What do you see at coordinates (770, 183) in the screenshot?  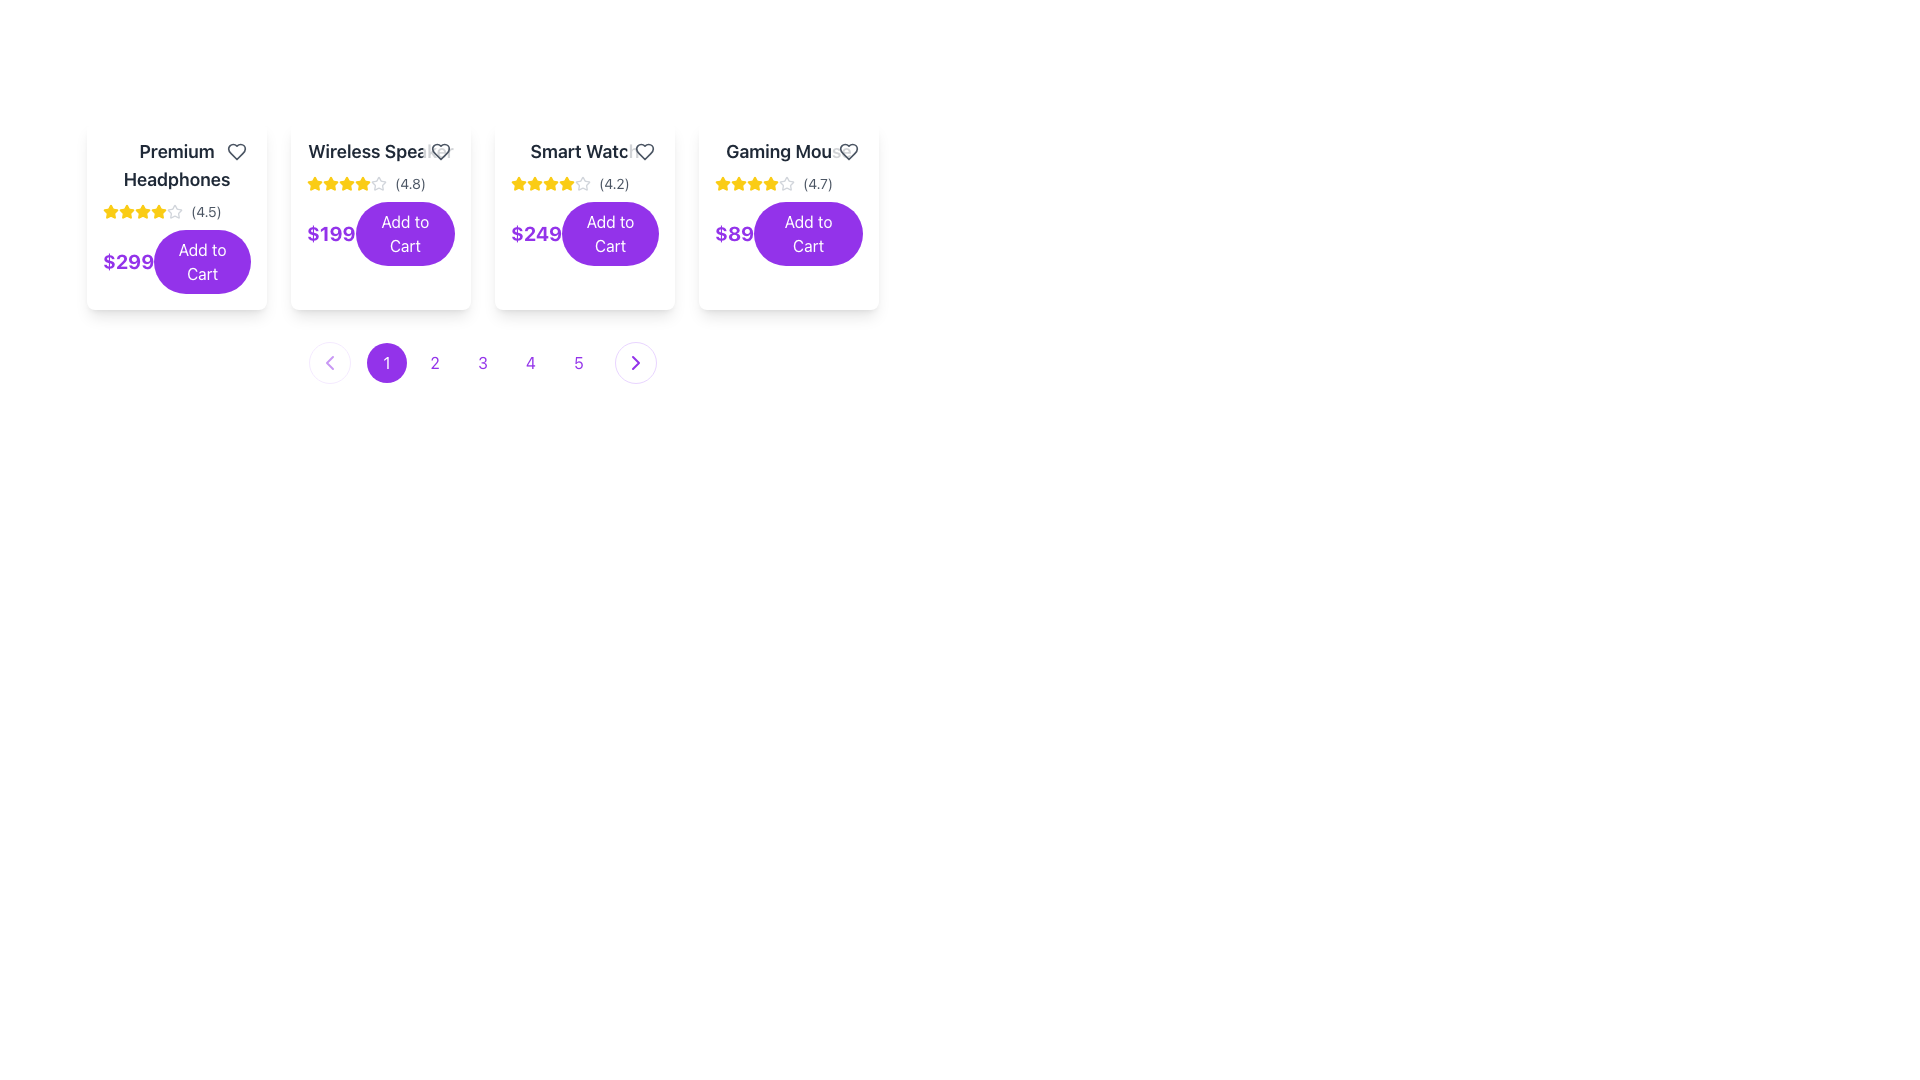 I see `the third yellow star icon in the rating display of the product card titled 'Gaming Mouse'` at bounding box center [770, 183].